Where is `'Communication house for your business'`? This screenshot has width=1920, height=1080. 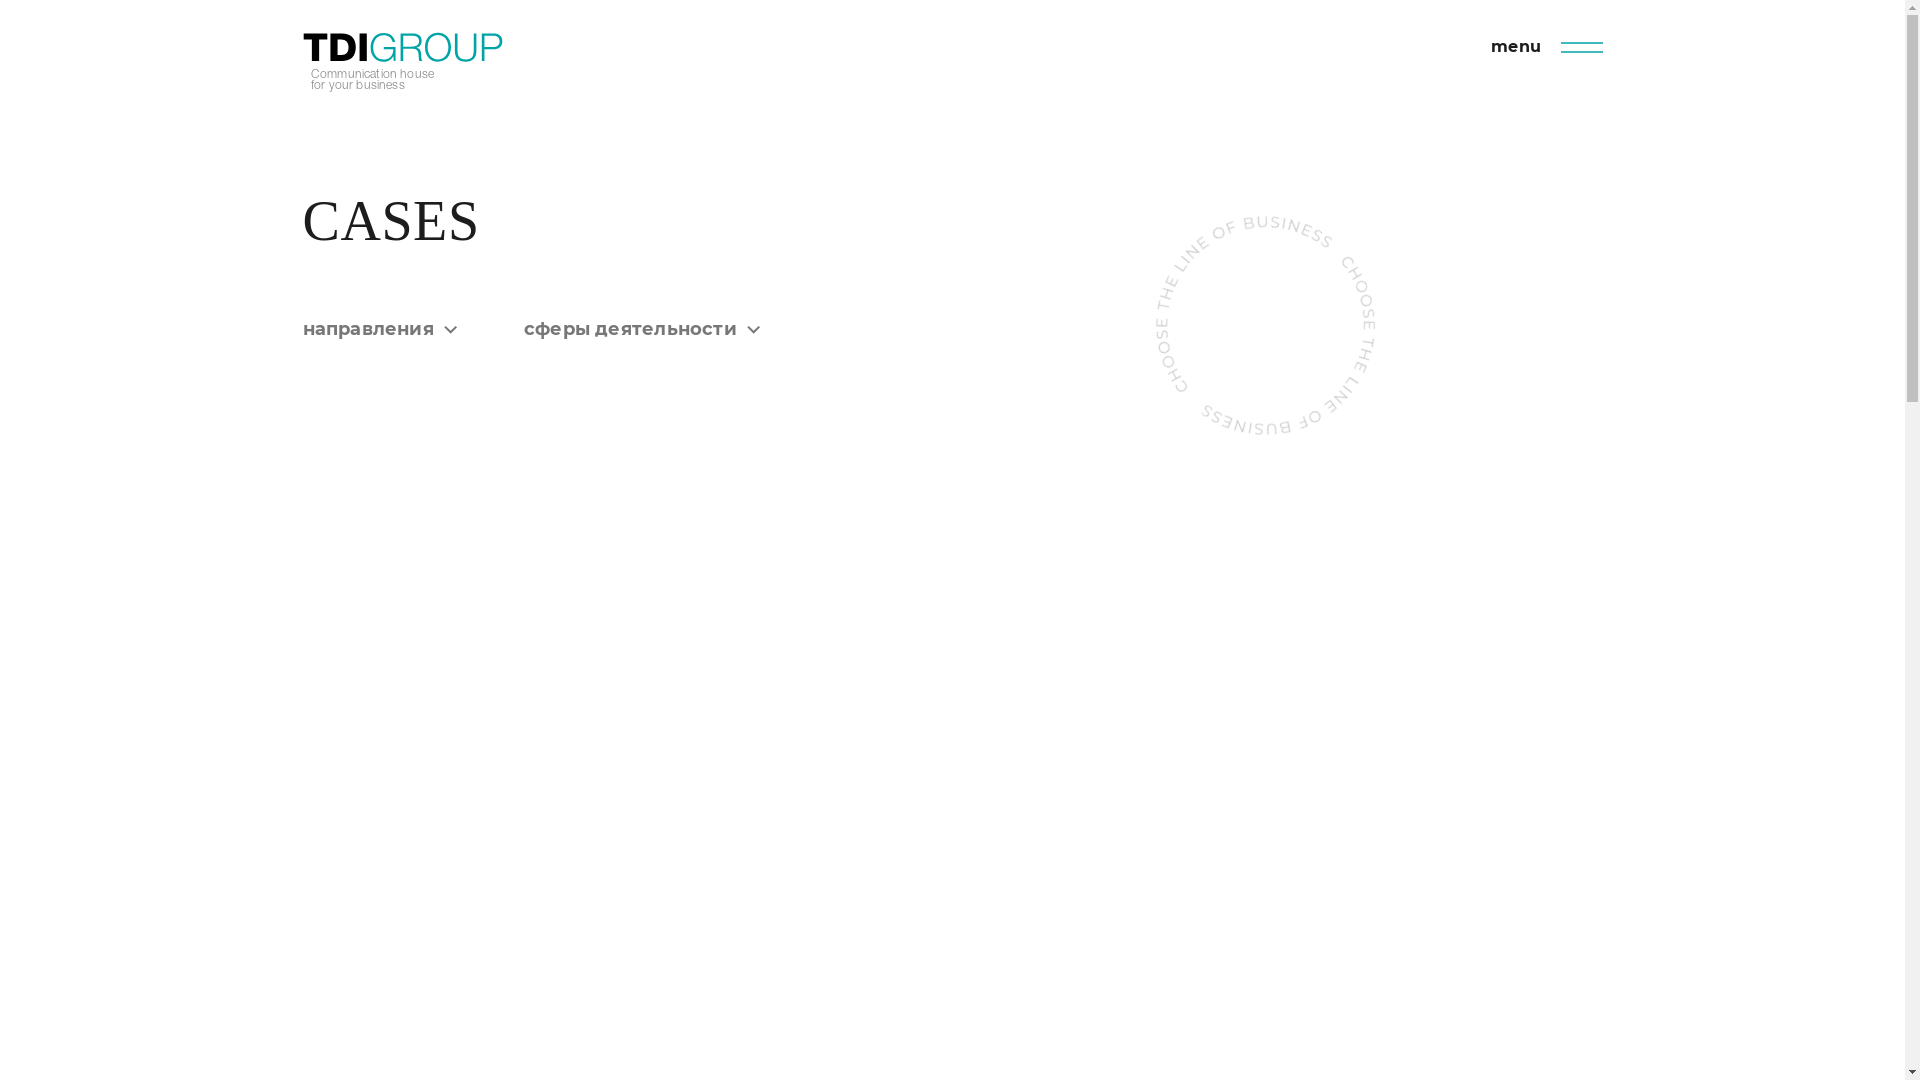 'Communication house for your business' is located at coordinates (401, 60).